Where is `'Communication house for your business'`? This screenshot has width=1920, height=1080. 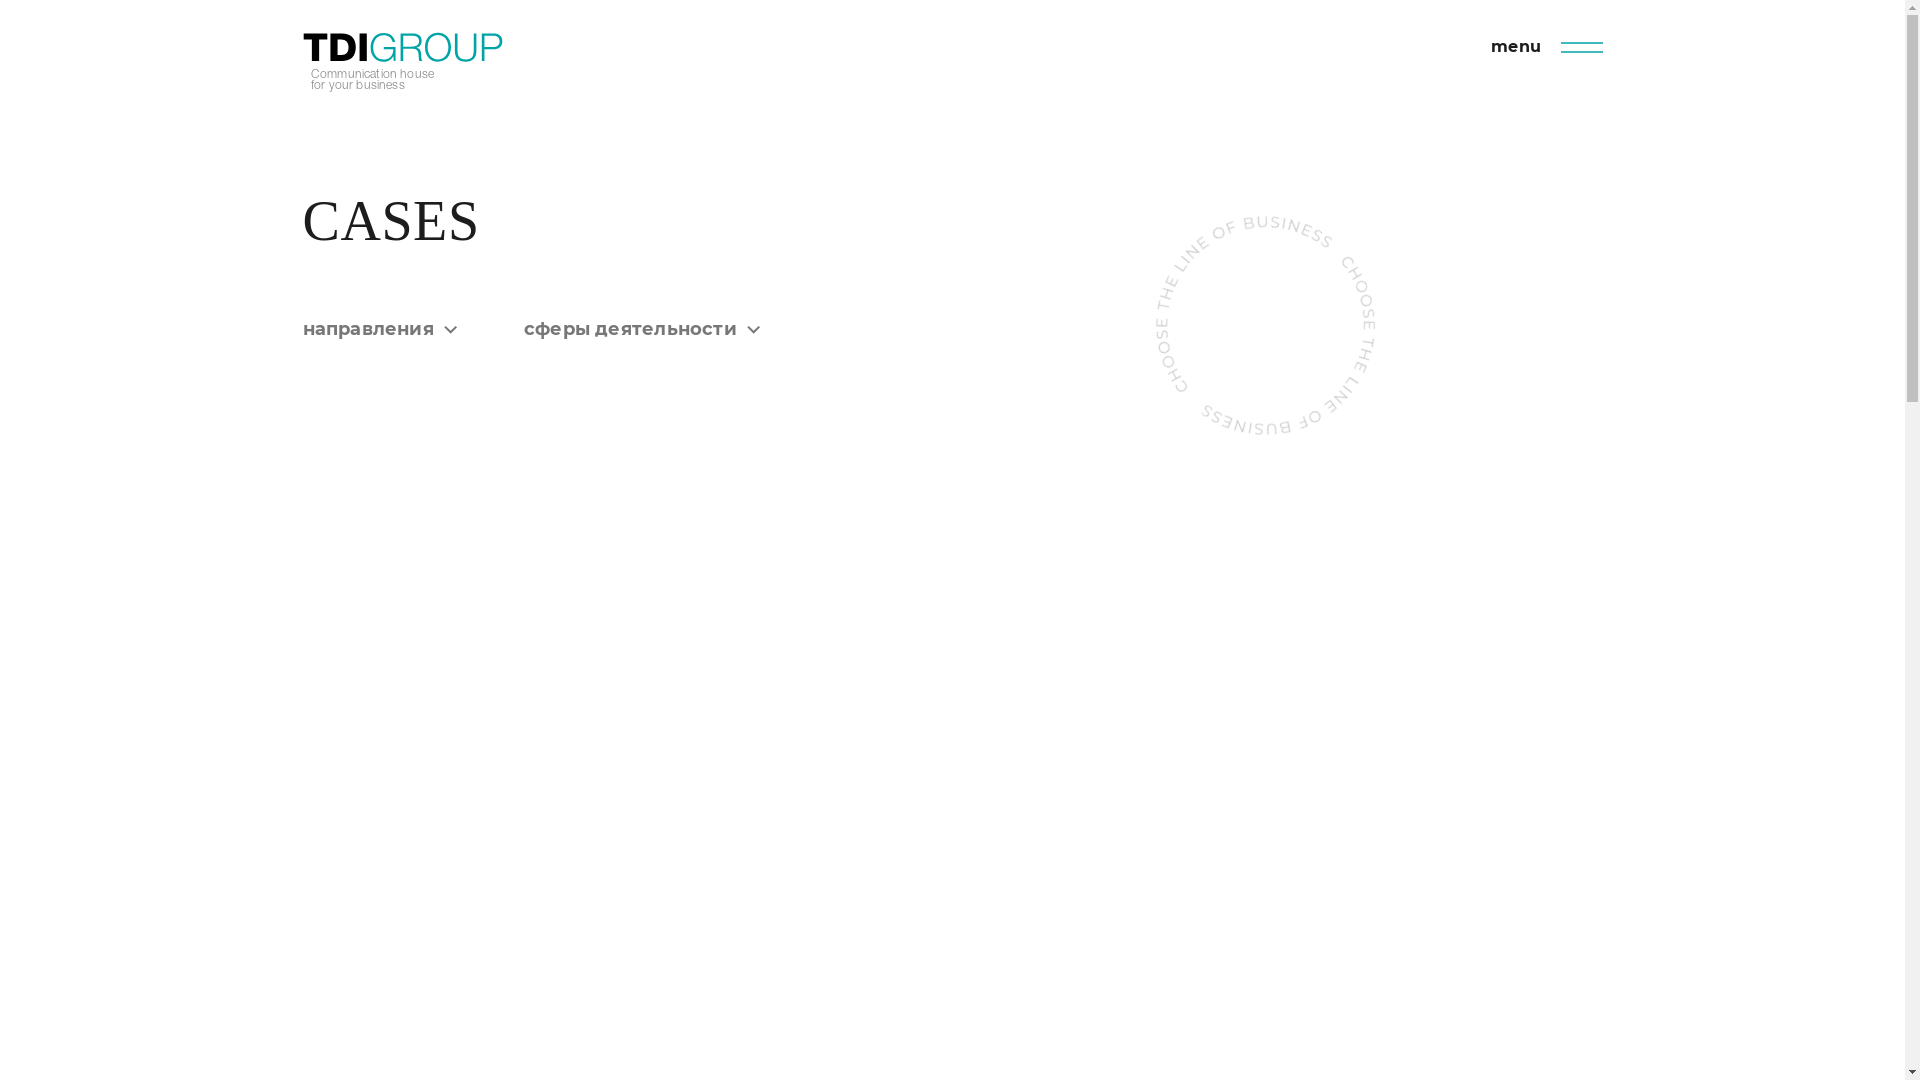 'Communication house for your business' is located at coordinates (401, 60).